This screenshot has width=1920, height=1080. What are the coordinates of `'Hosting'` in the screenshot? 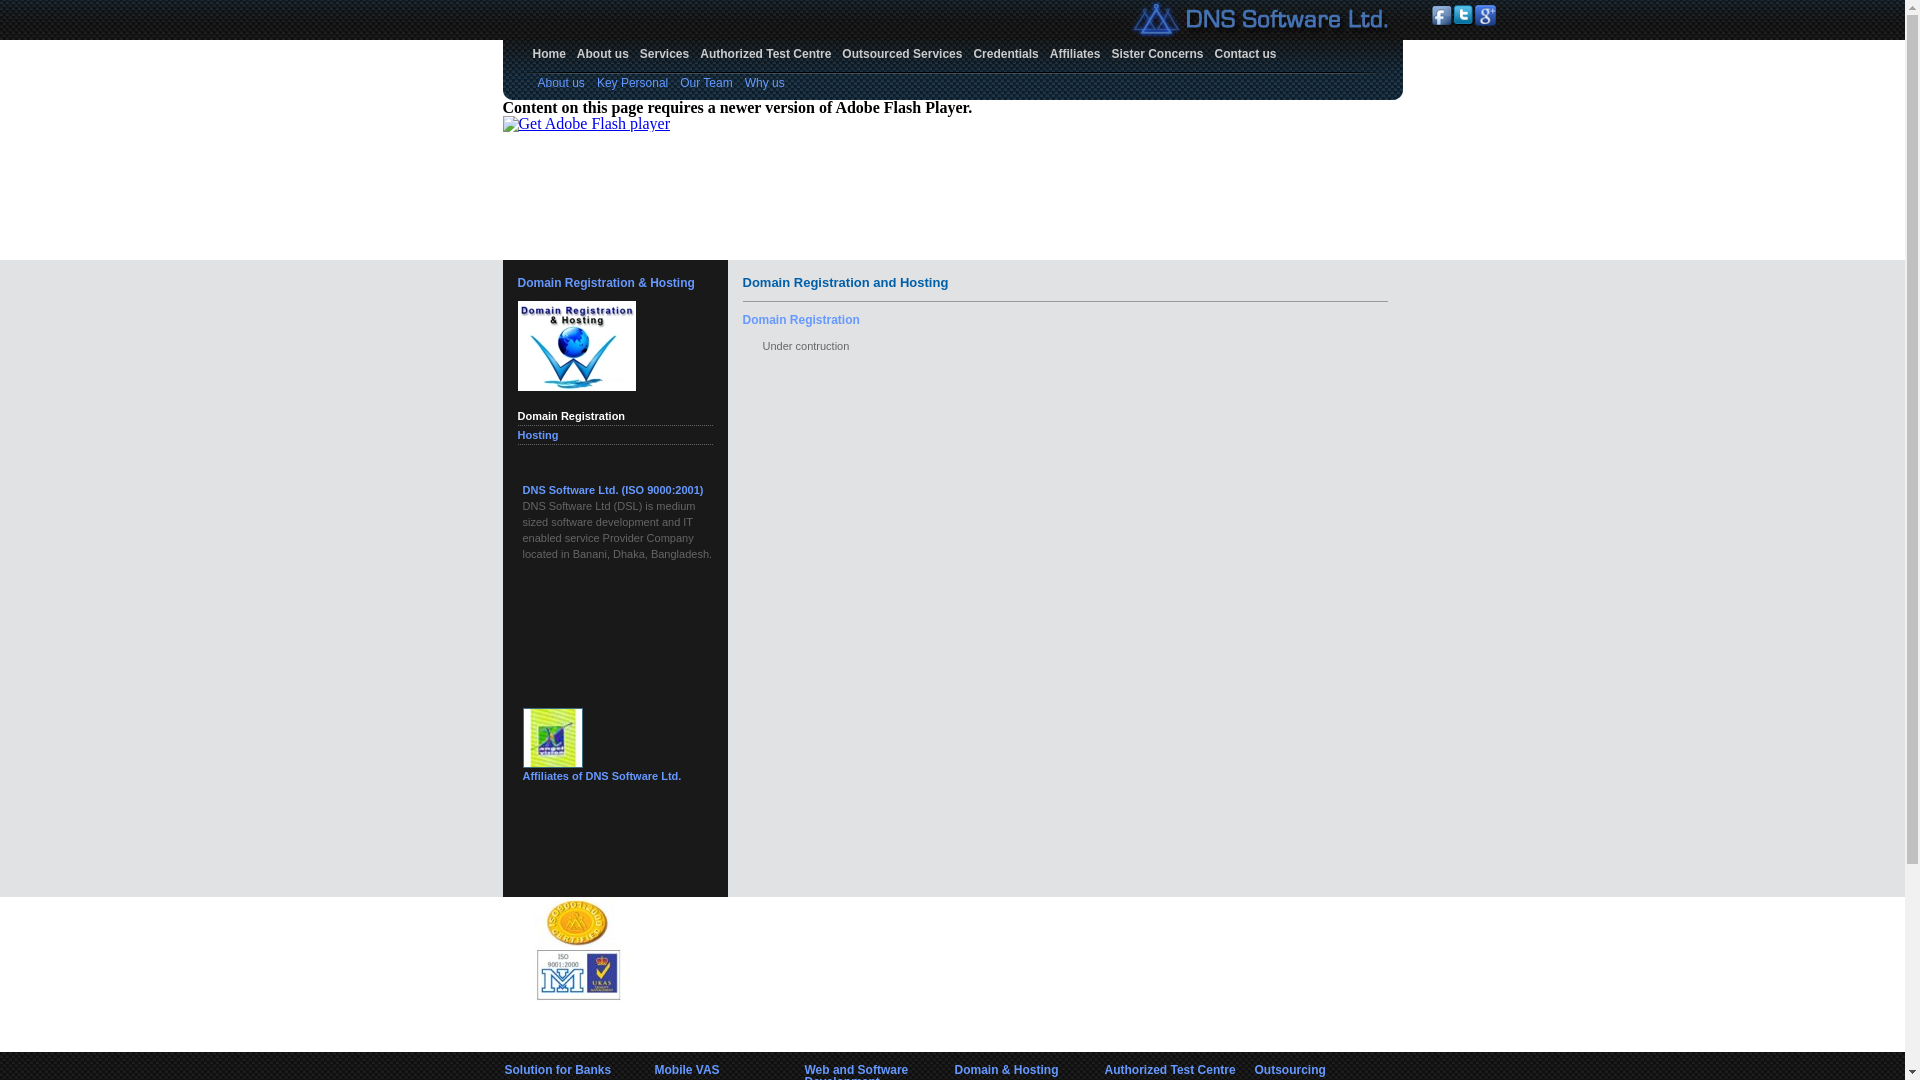 It's located at (538, 434).